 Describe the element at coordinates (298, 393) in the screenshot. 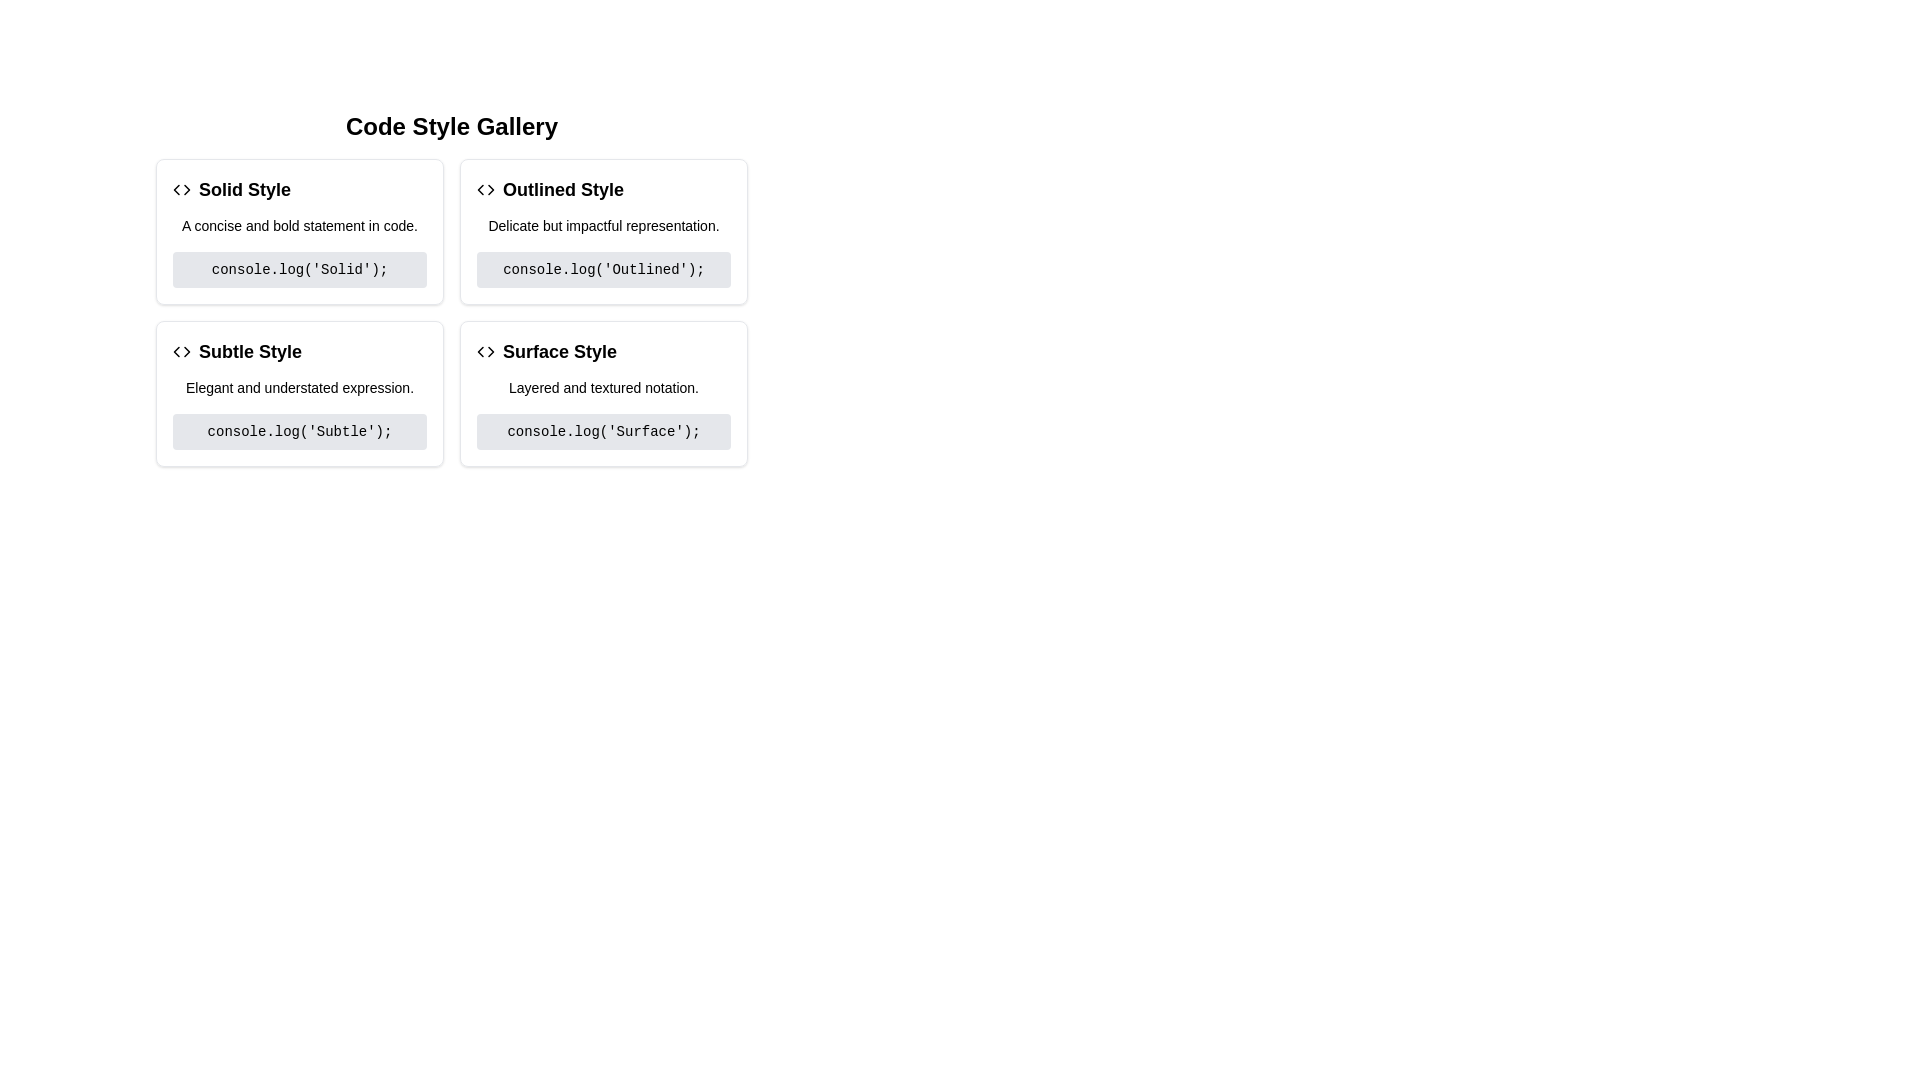

I see `the third card in the grid layout that displays information about the 'Subtle Style' code style` at that location.